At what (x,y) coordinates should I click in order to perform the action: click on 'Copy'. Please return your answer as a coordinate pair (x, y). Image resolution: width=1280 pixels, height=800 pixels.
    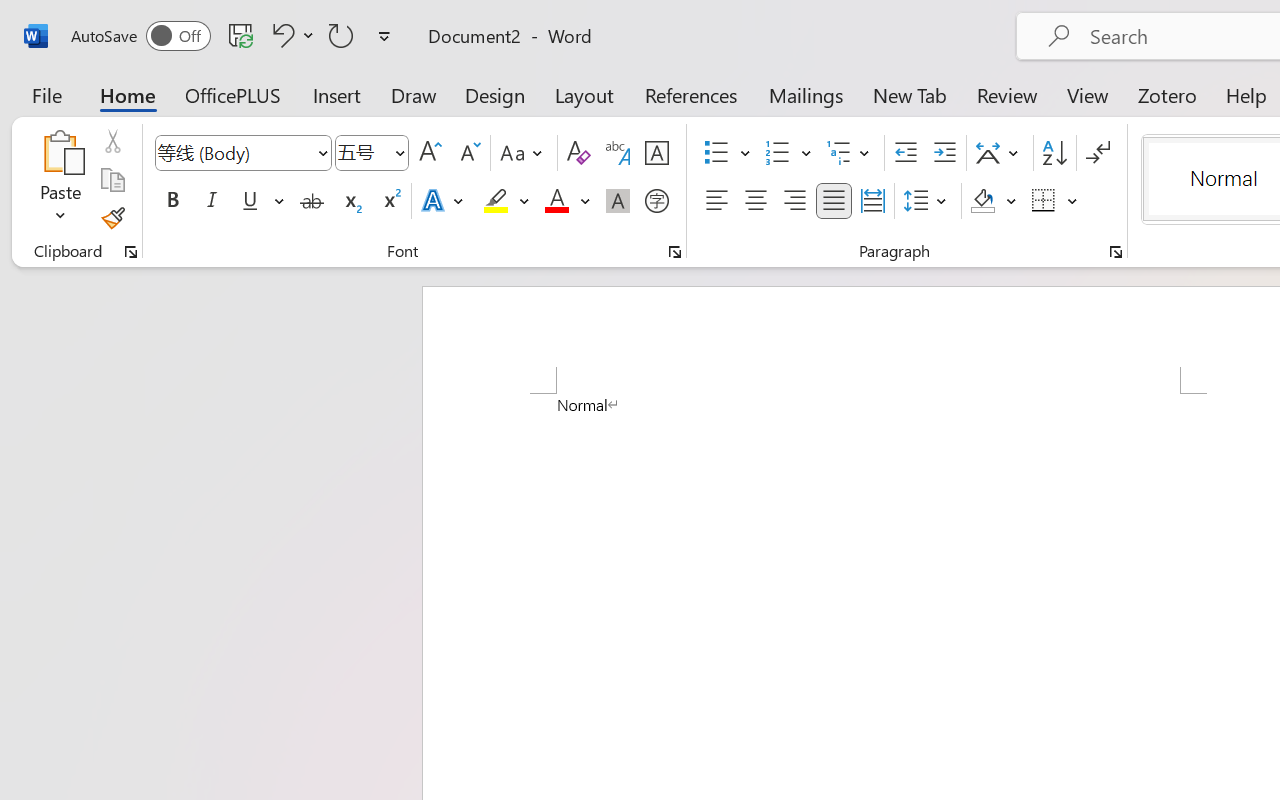
    Looking at the image, I should click on (111, 179).